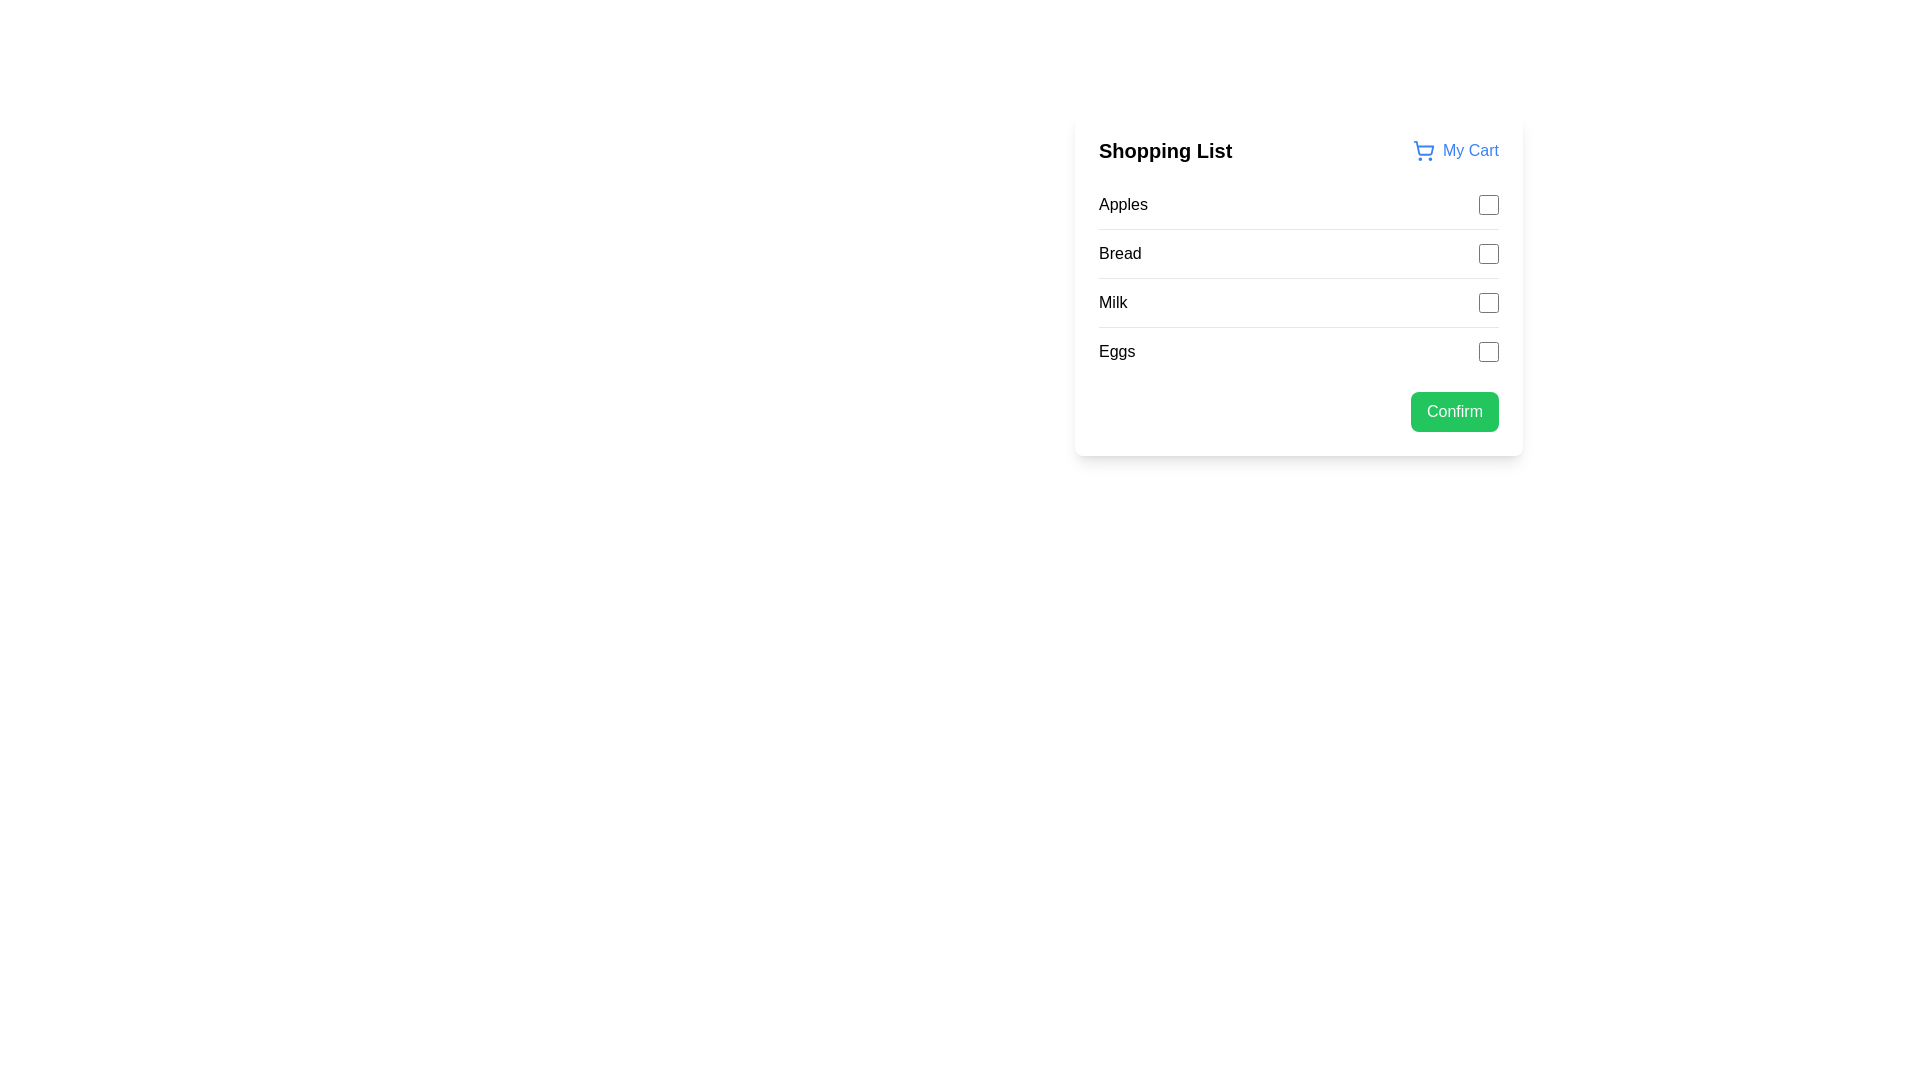  I want to click on the checkbox next to the 'Milk' item in the 'Shopping List', so click(1299, 301).